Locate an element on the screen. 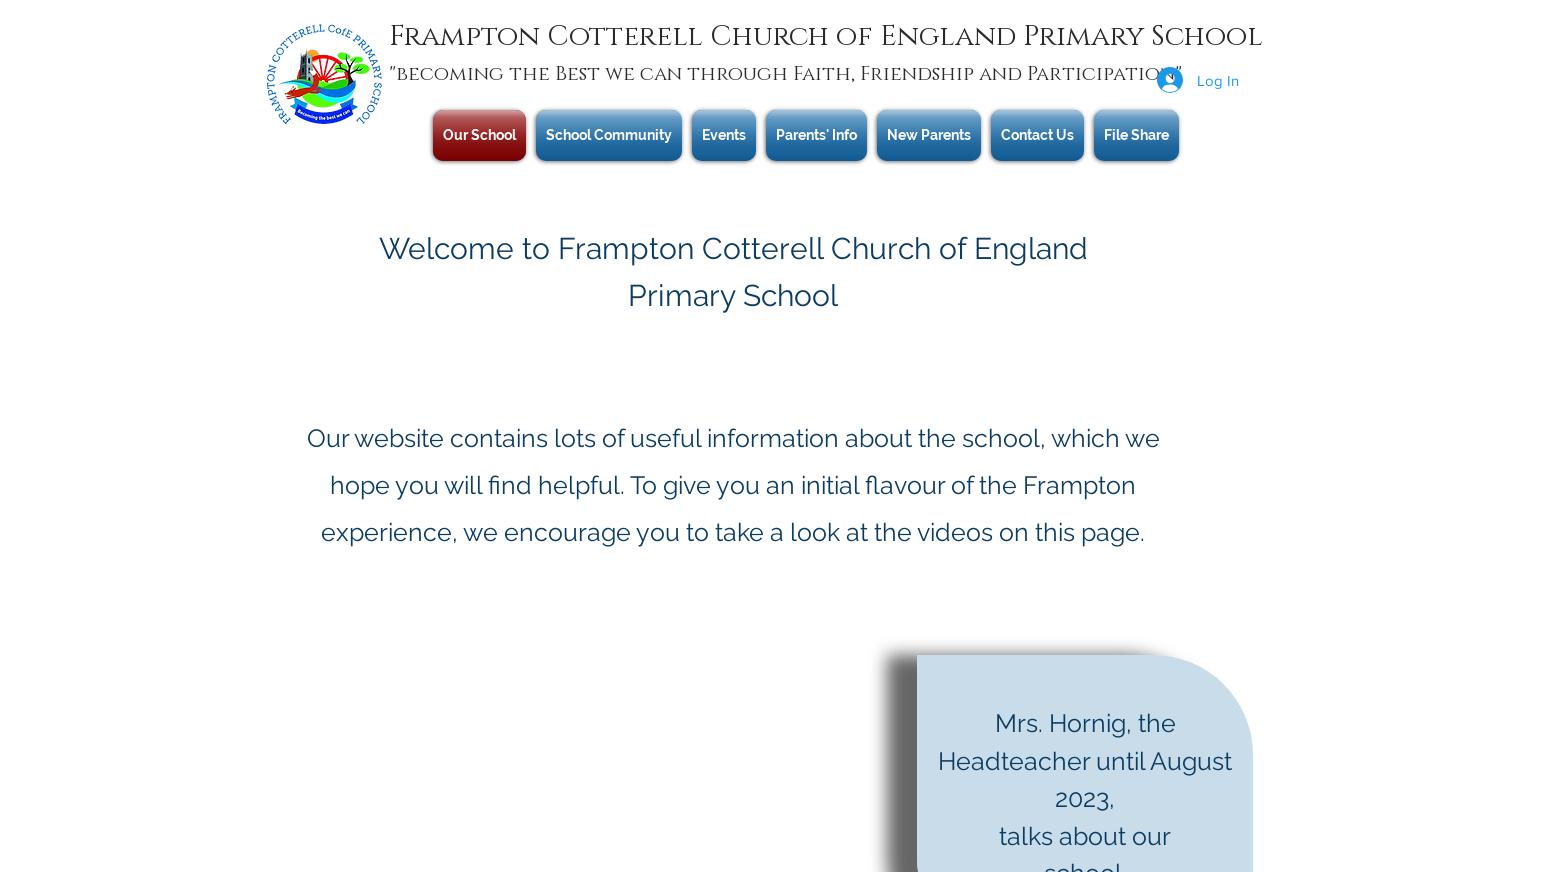  'Our website contains lots of useful information about the school, which we' is located at coordinates (732, 437).